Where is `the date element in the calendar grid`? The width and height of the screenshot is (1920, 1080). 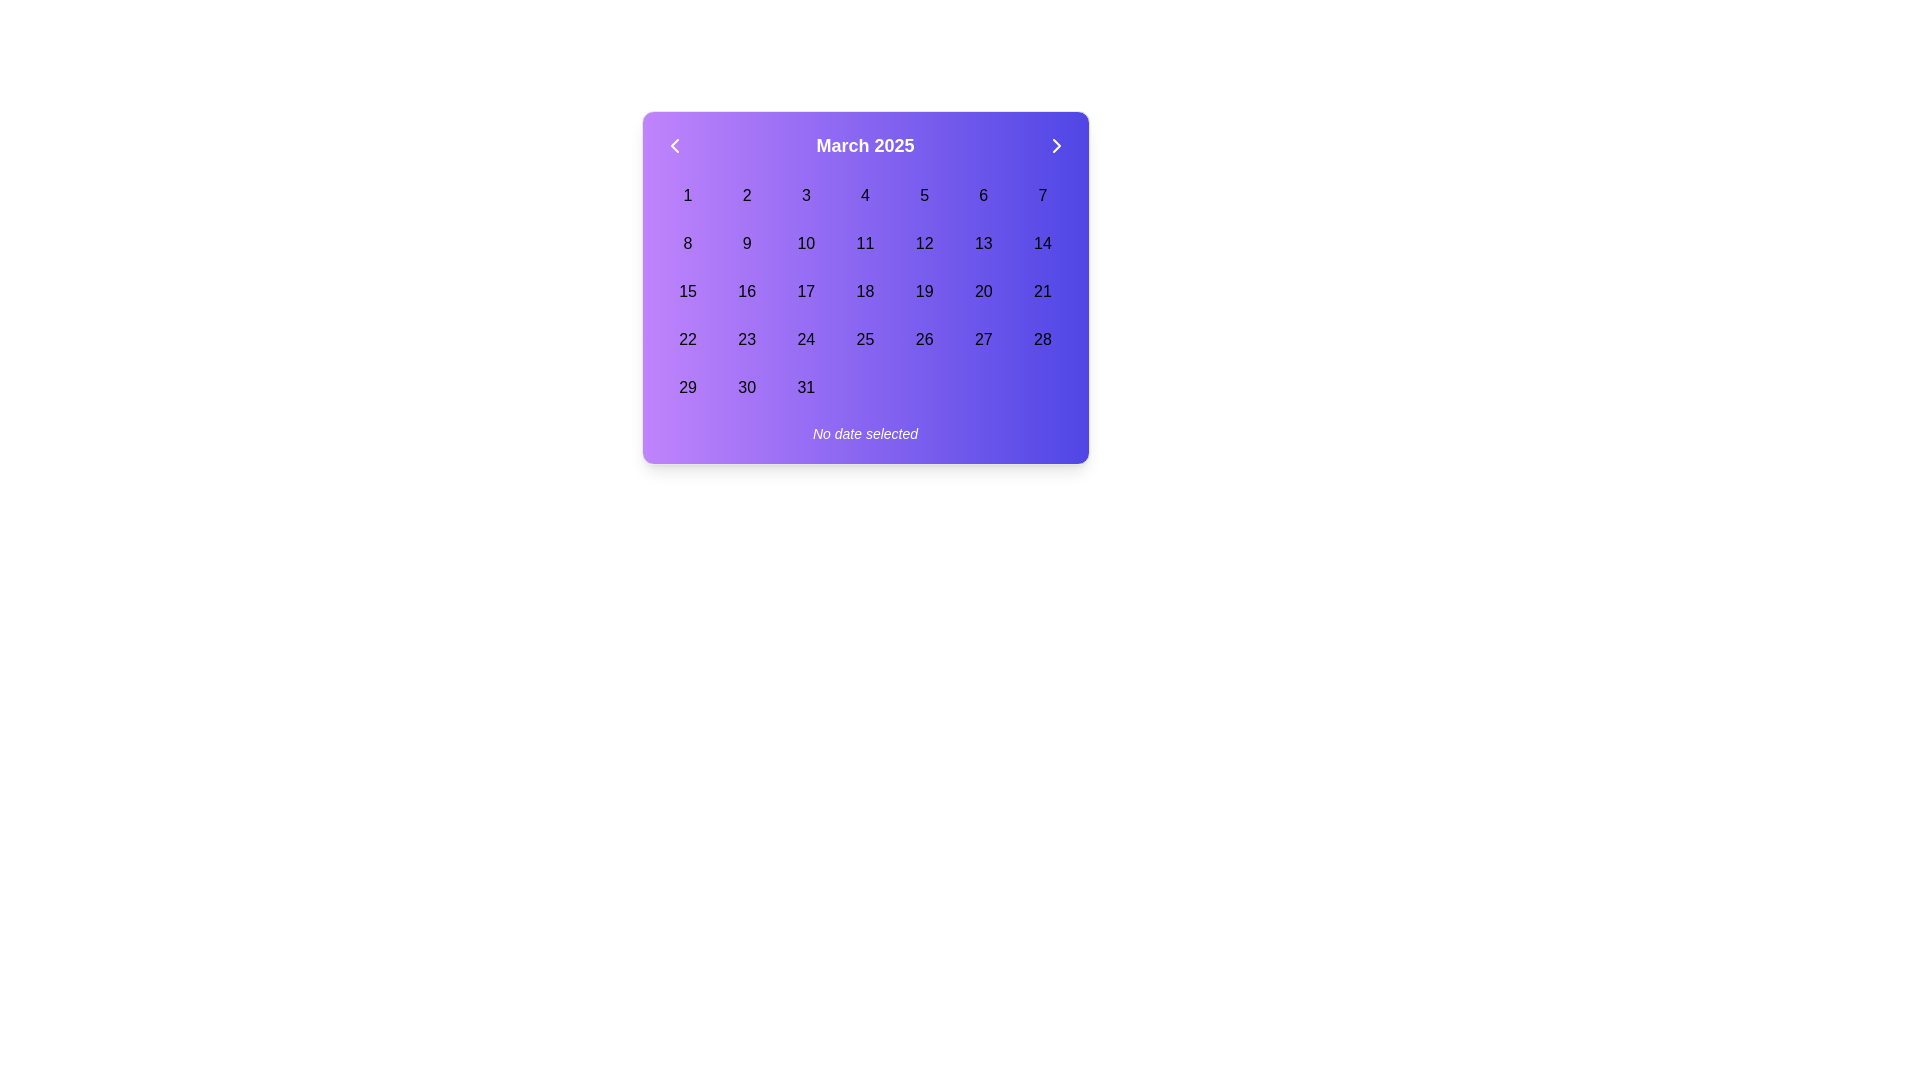
the date element in the calendar grid is located at coordinates (865, 292).